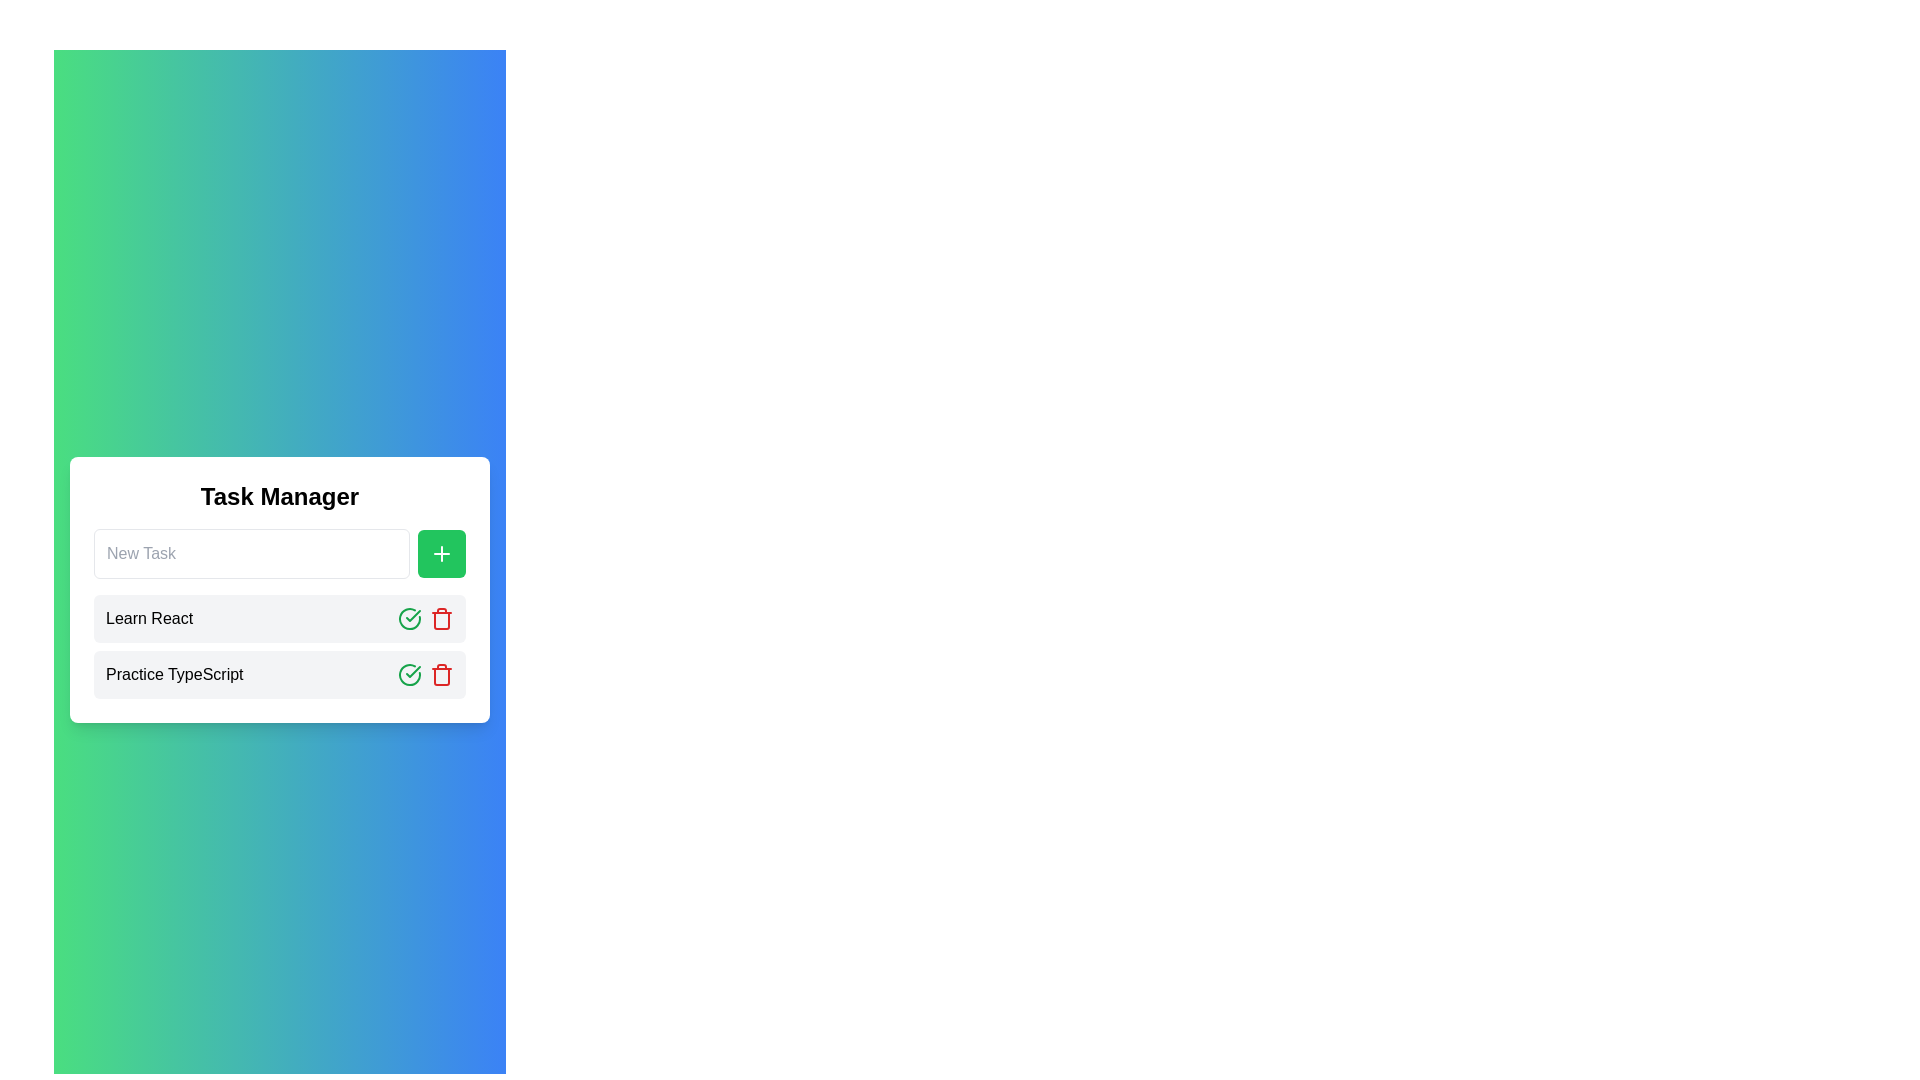  What do you see at coordinates (408, 675) in the screenshot?
I see `the green circular icon with a checkmark located to the left of the red trash icon within the 'Learn React' list item` at bounding box center [408, 675].